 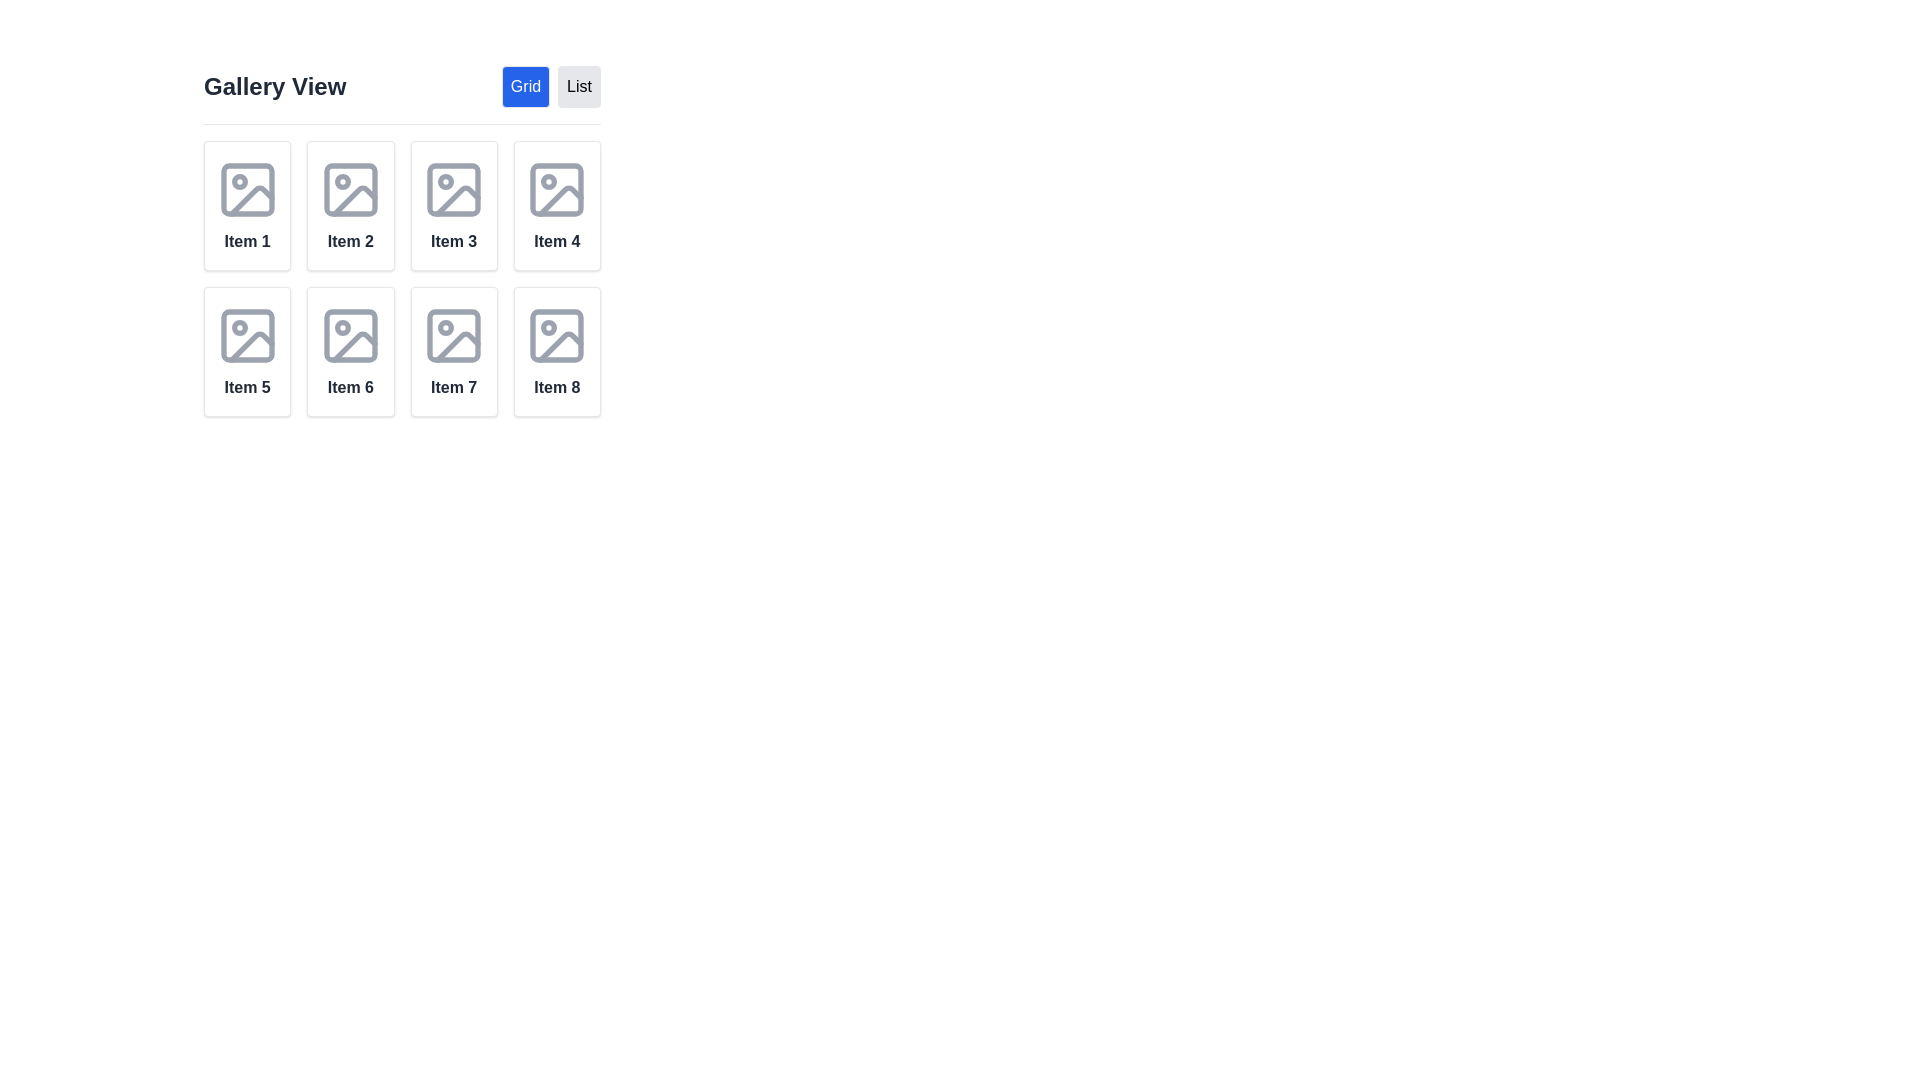 I want to click on the small rectangular shape with slightly rounded corners, part of the graphical icon for Item 6 in a 2x4 grid layout, so click(x=350, y=334).